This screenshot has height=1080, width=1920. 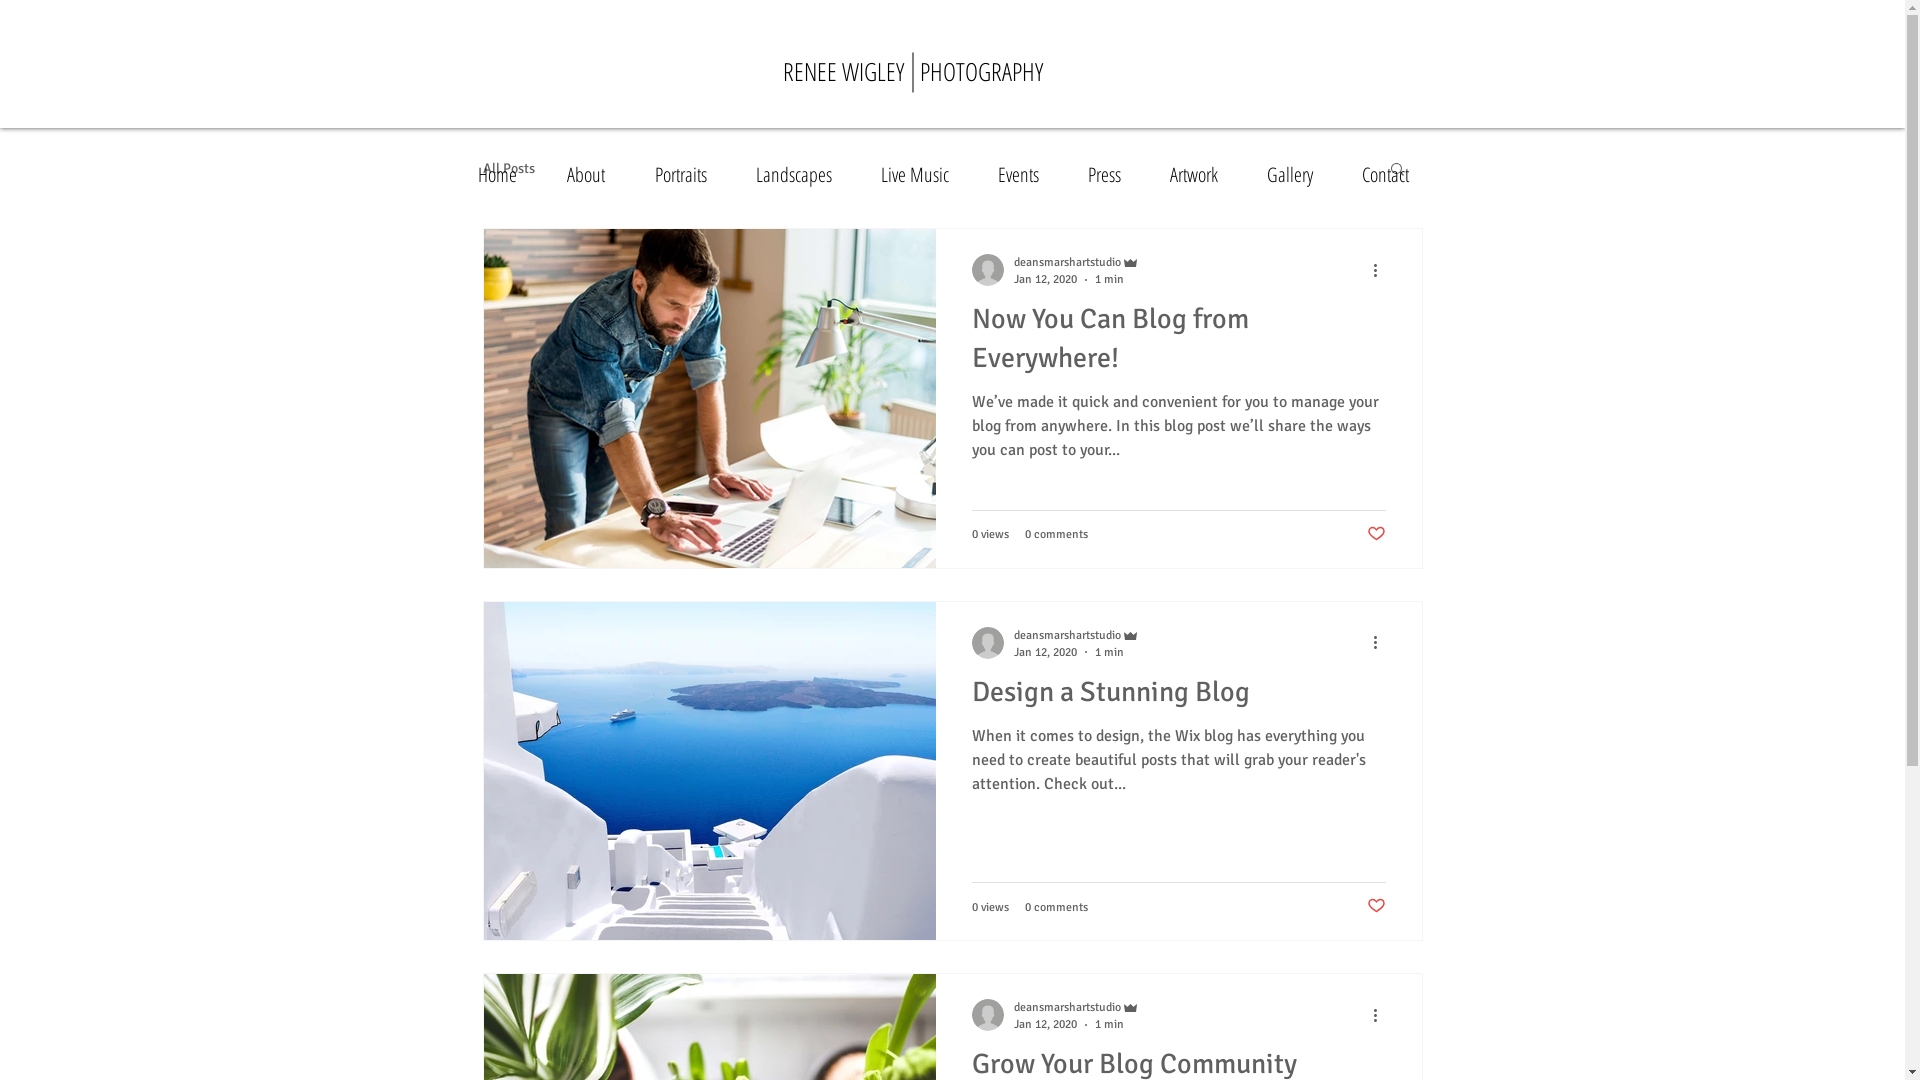 What do you see at coordinates (1112, 173) in the screenshot?
I see `'Press'` at bounding box center [1112, 173].